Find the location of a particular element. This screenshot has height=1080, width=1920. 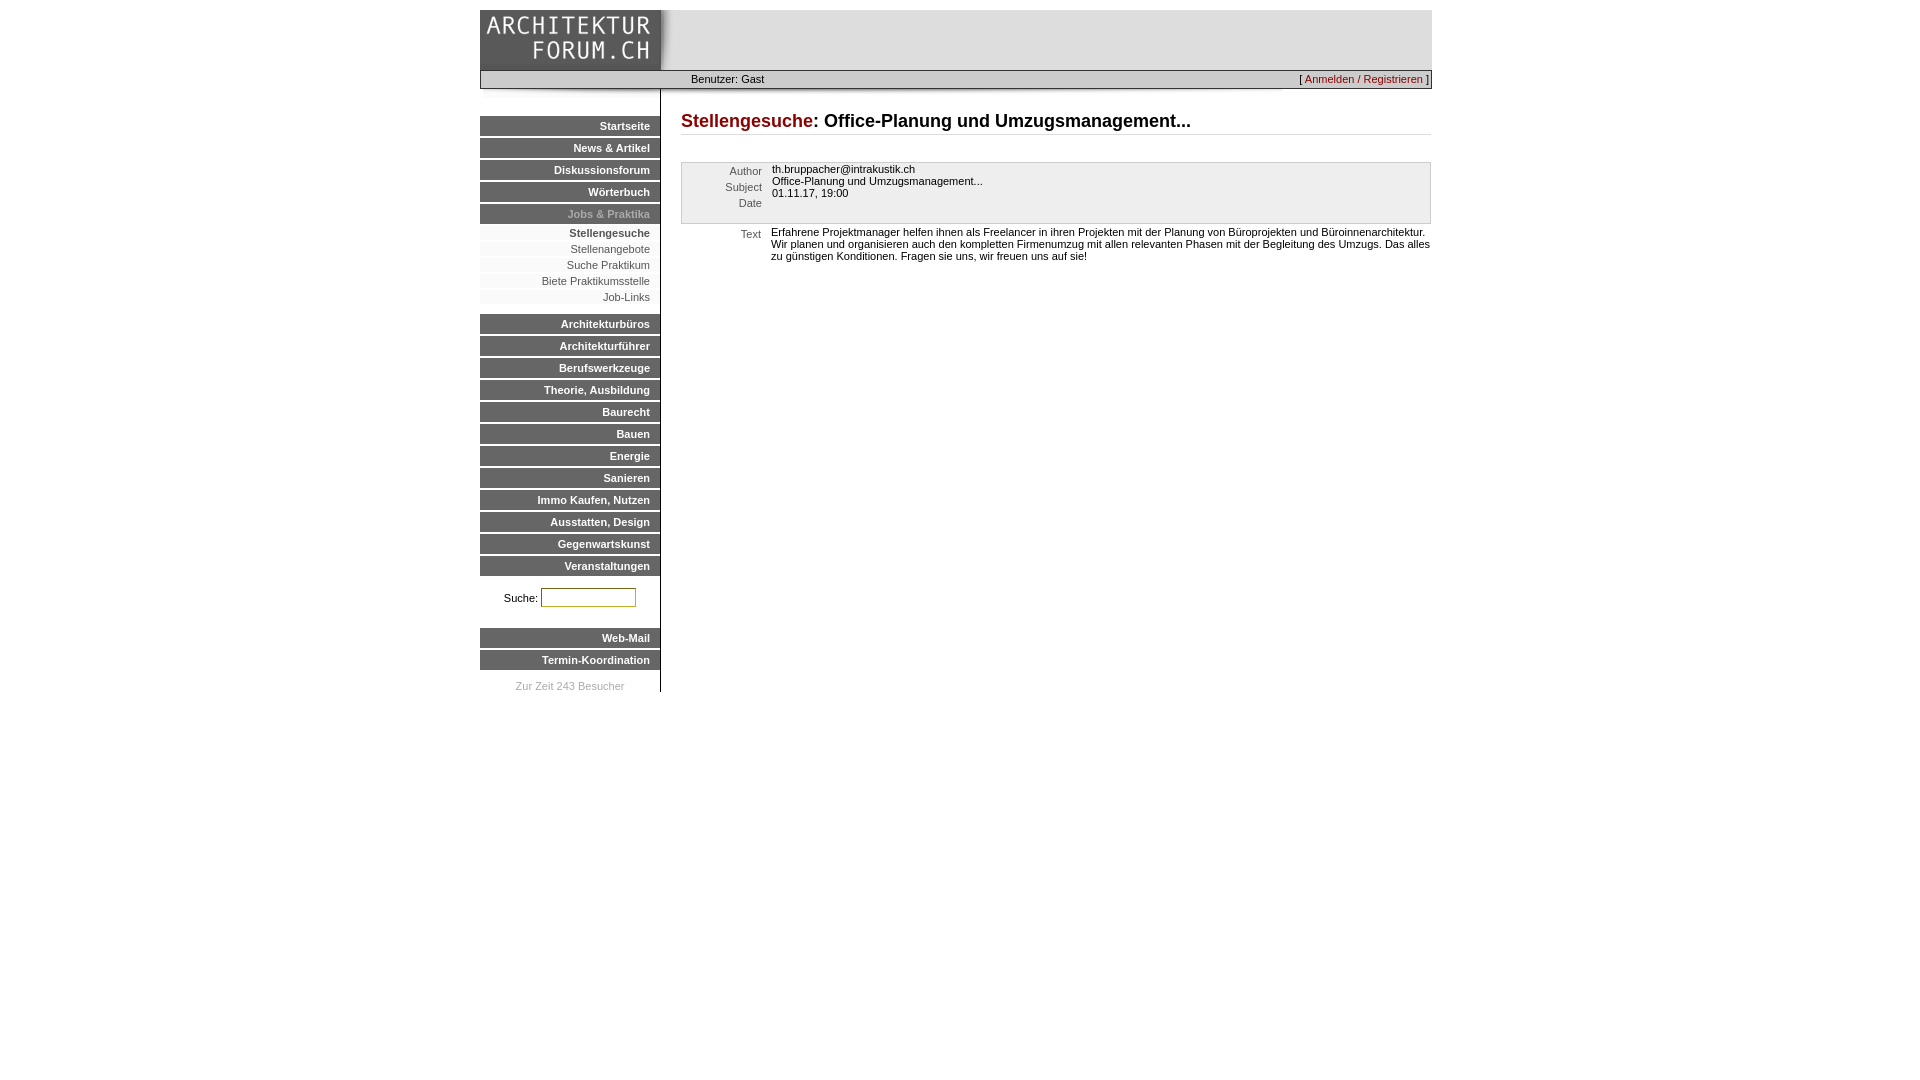

'Anmelden / Registrieren' is located at coordinates (1362, 77).